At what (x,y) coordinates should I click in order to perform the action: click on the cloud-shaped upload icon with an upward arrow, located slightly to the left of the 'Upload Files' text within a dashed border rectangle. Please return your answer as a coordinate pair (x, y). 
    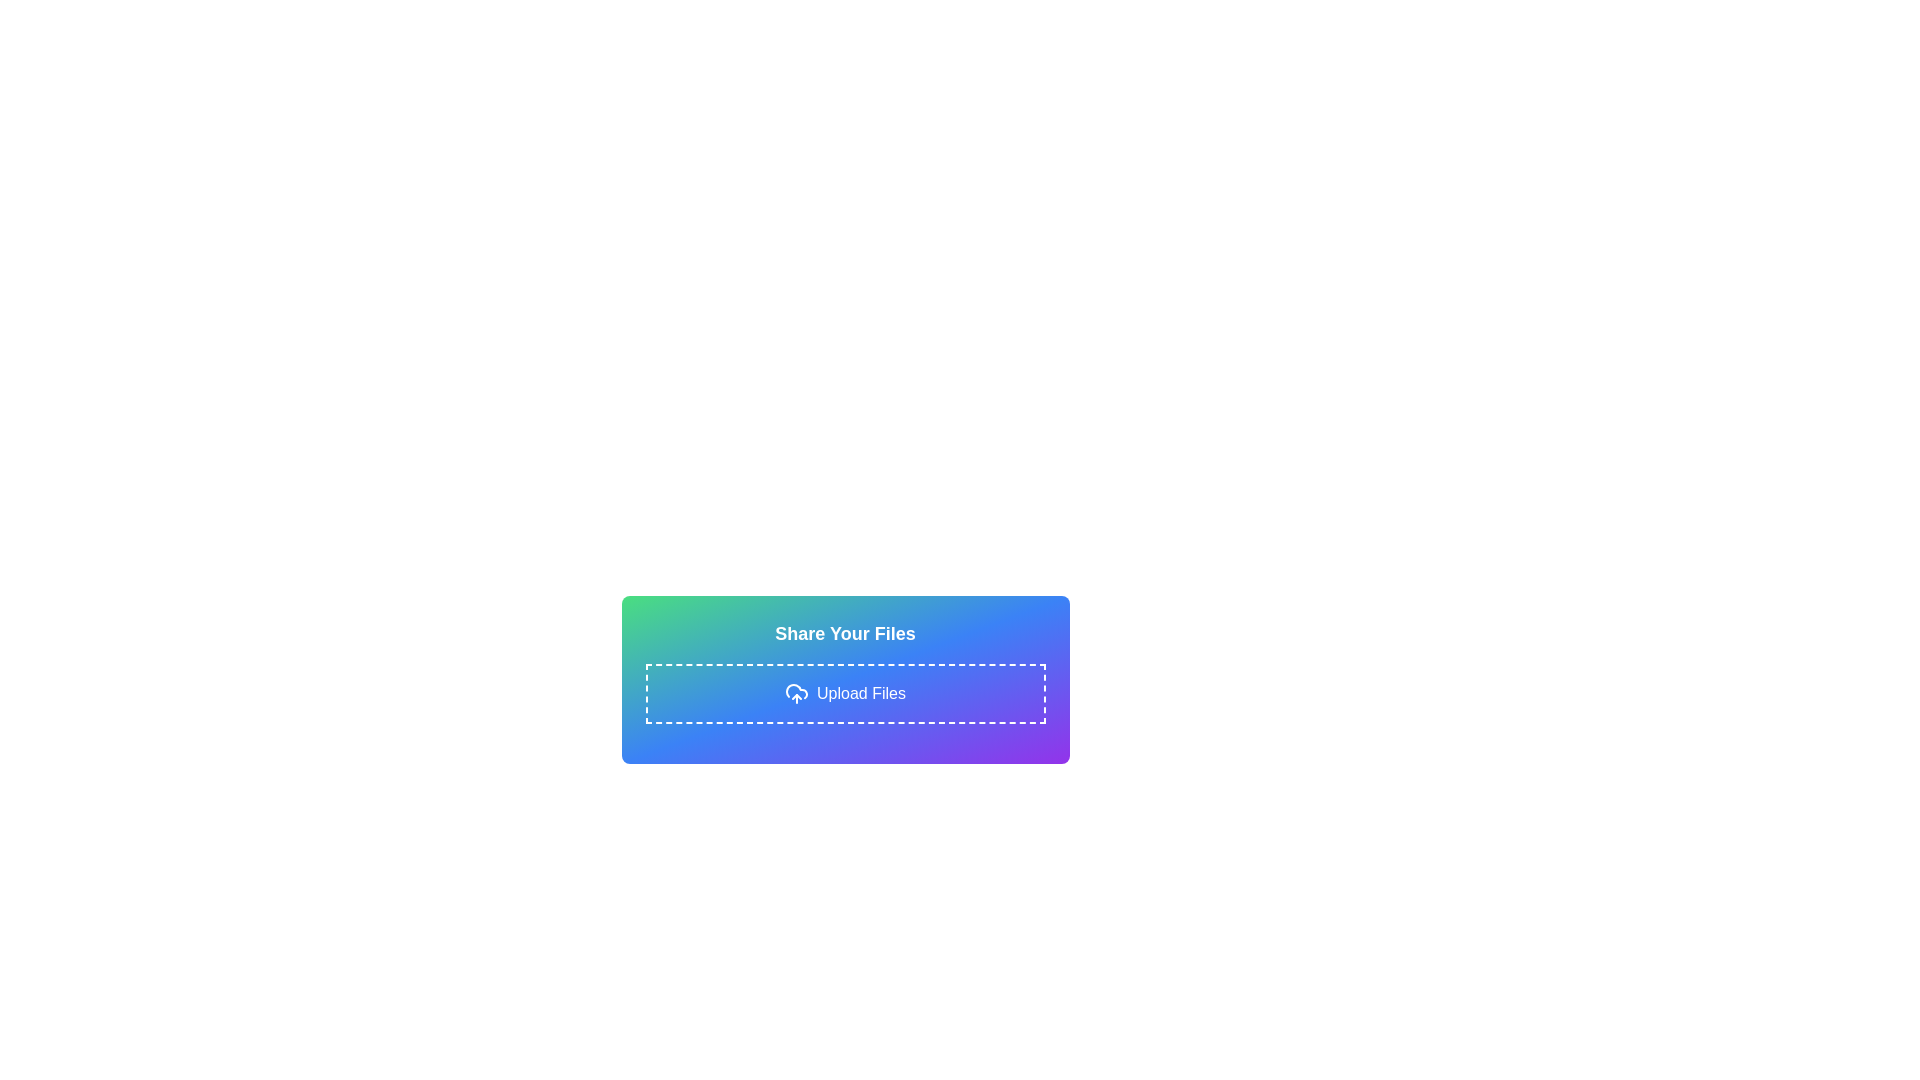
    Looking at the image, I should click on (795, 693).